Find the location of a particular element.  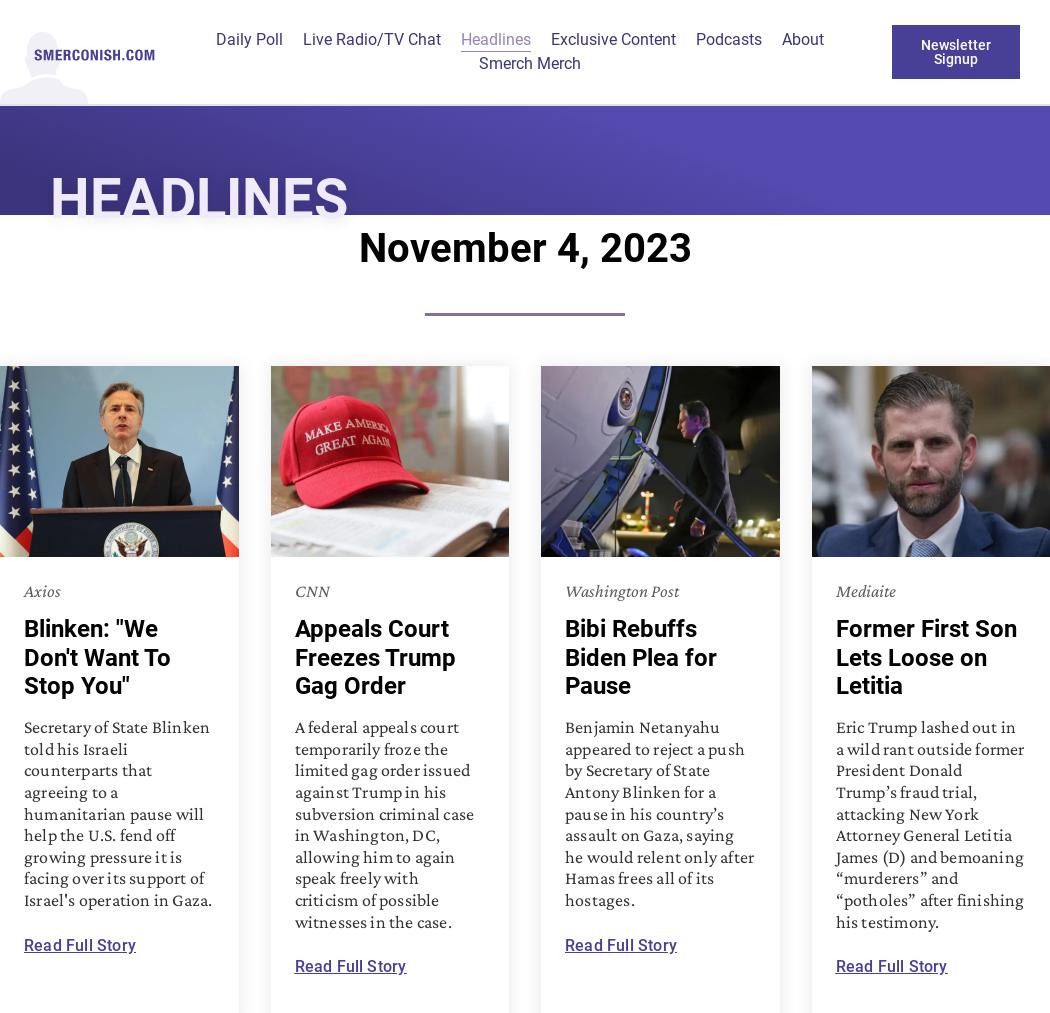

'CNN' is located at coordinates (311, 590).